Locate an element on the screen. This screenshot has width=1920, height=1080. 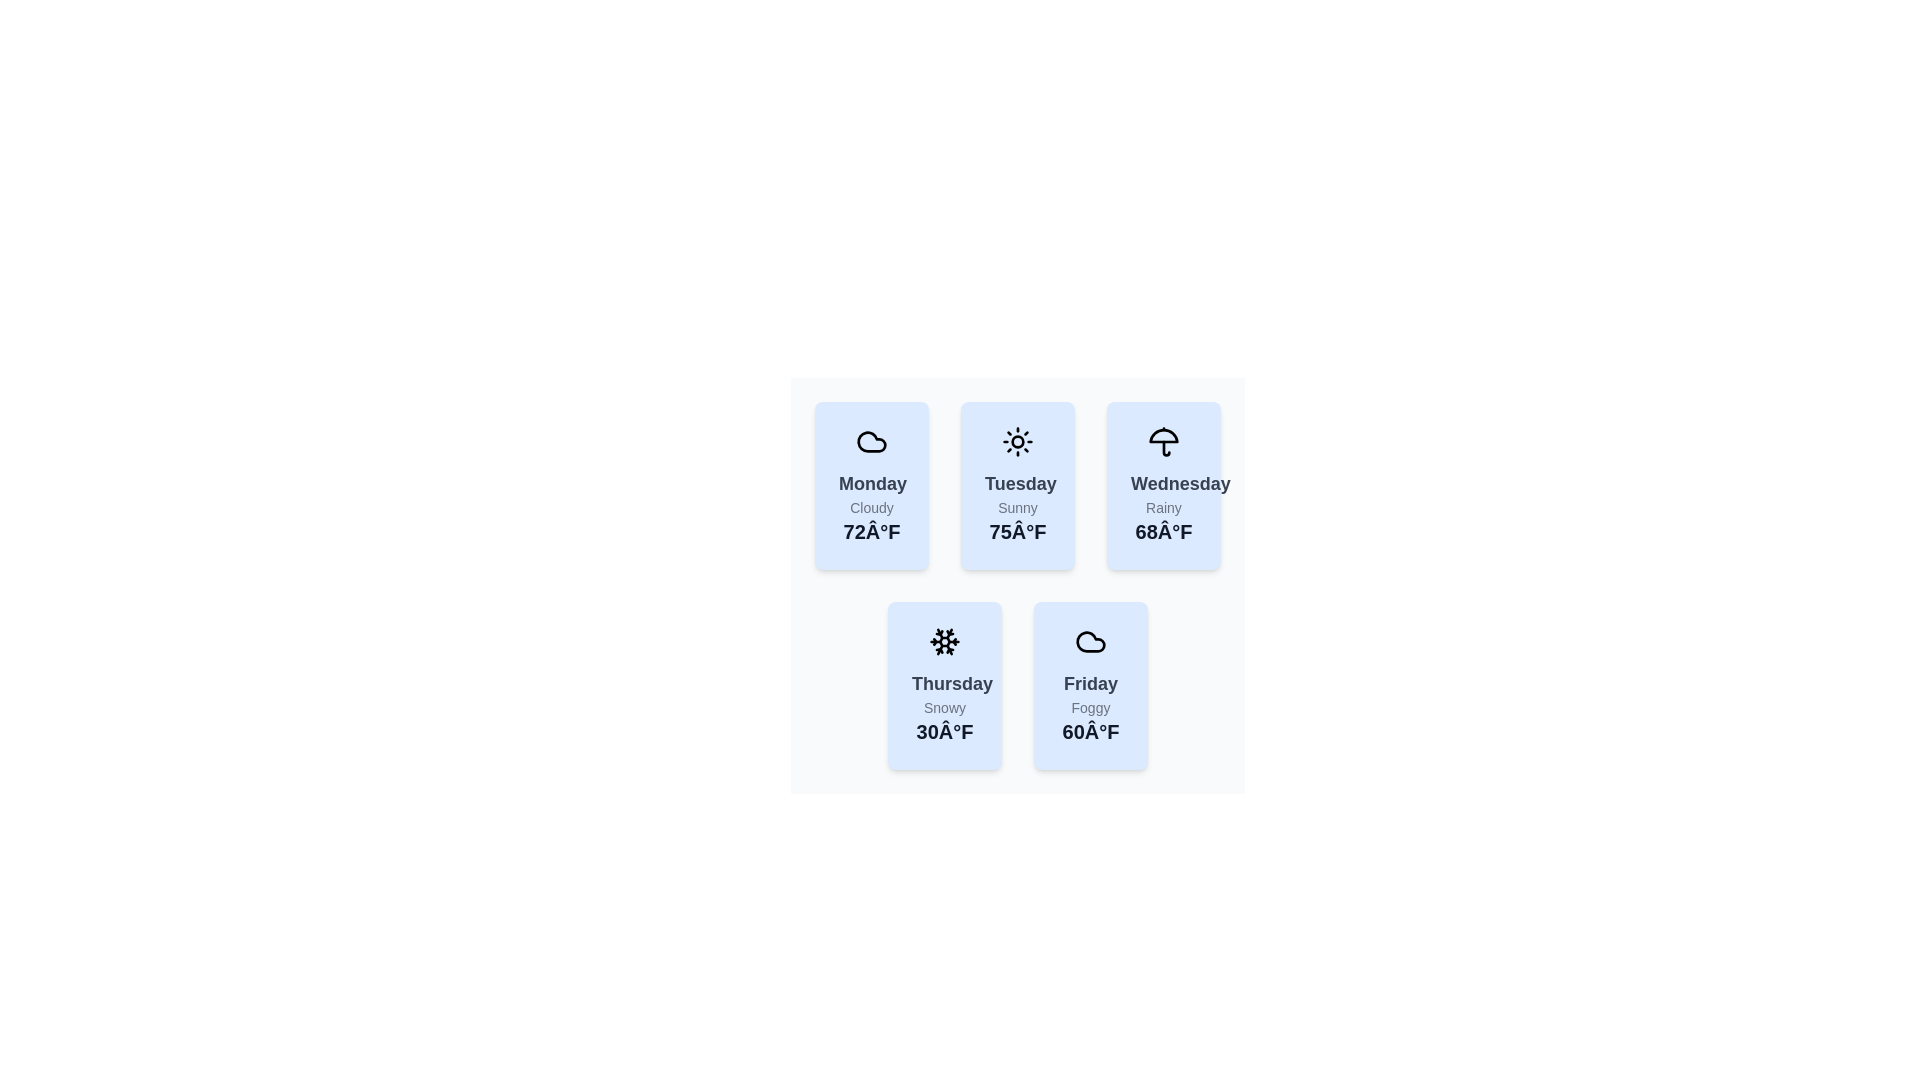
weather information from the informational card located in the second column of the first row of the grid layout is located at coordinates (1017, 486).